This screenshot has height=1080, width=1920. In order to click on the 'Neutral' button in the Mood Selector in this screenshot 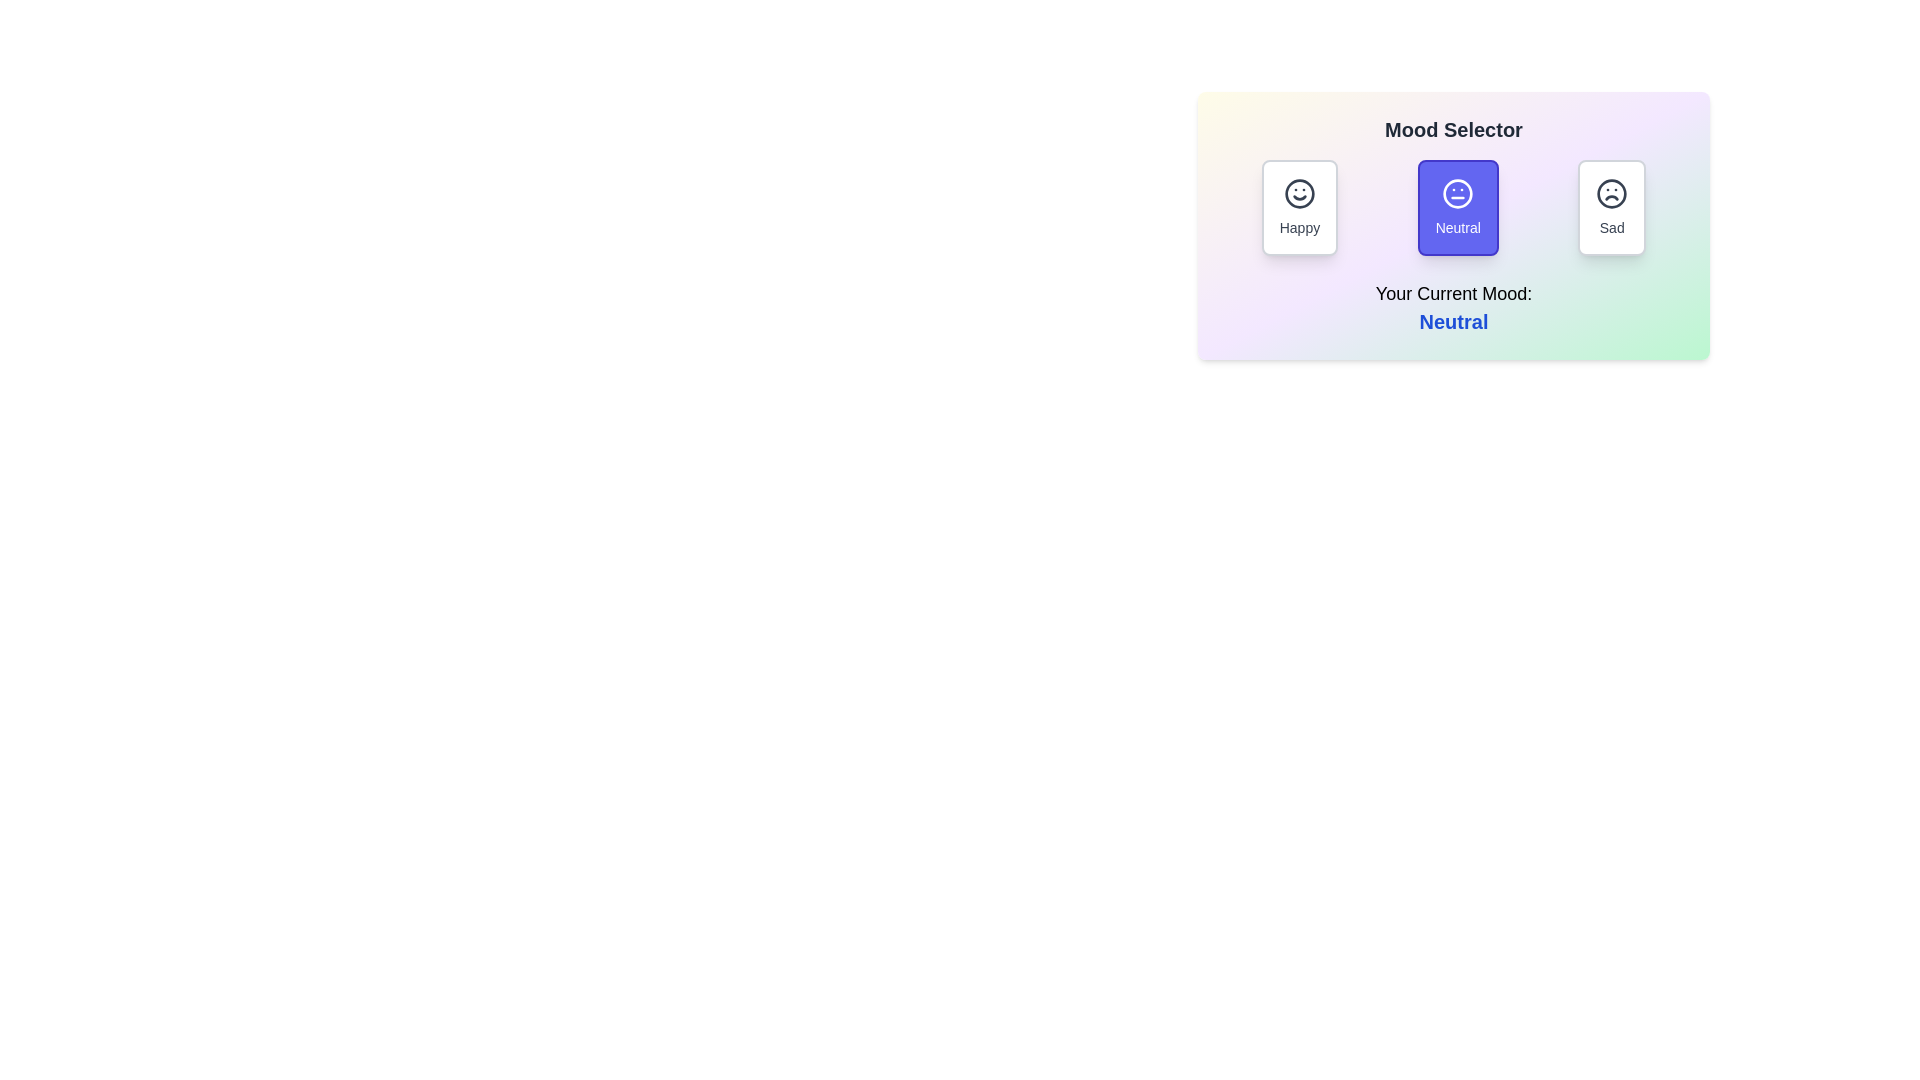, I will do `click(1454, 208)`.